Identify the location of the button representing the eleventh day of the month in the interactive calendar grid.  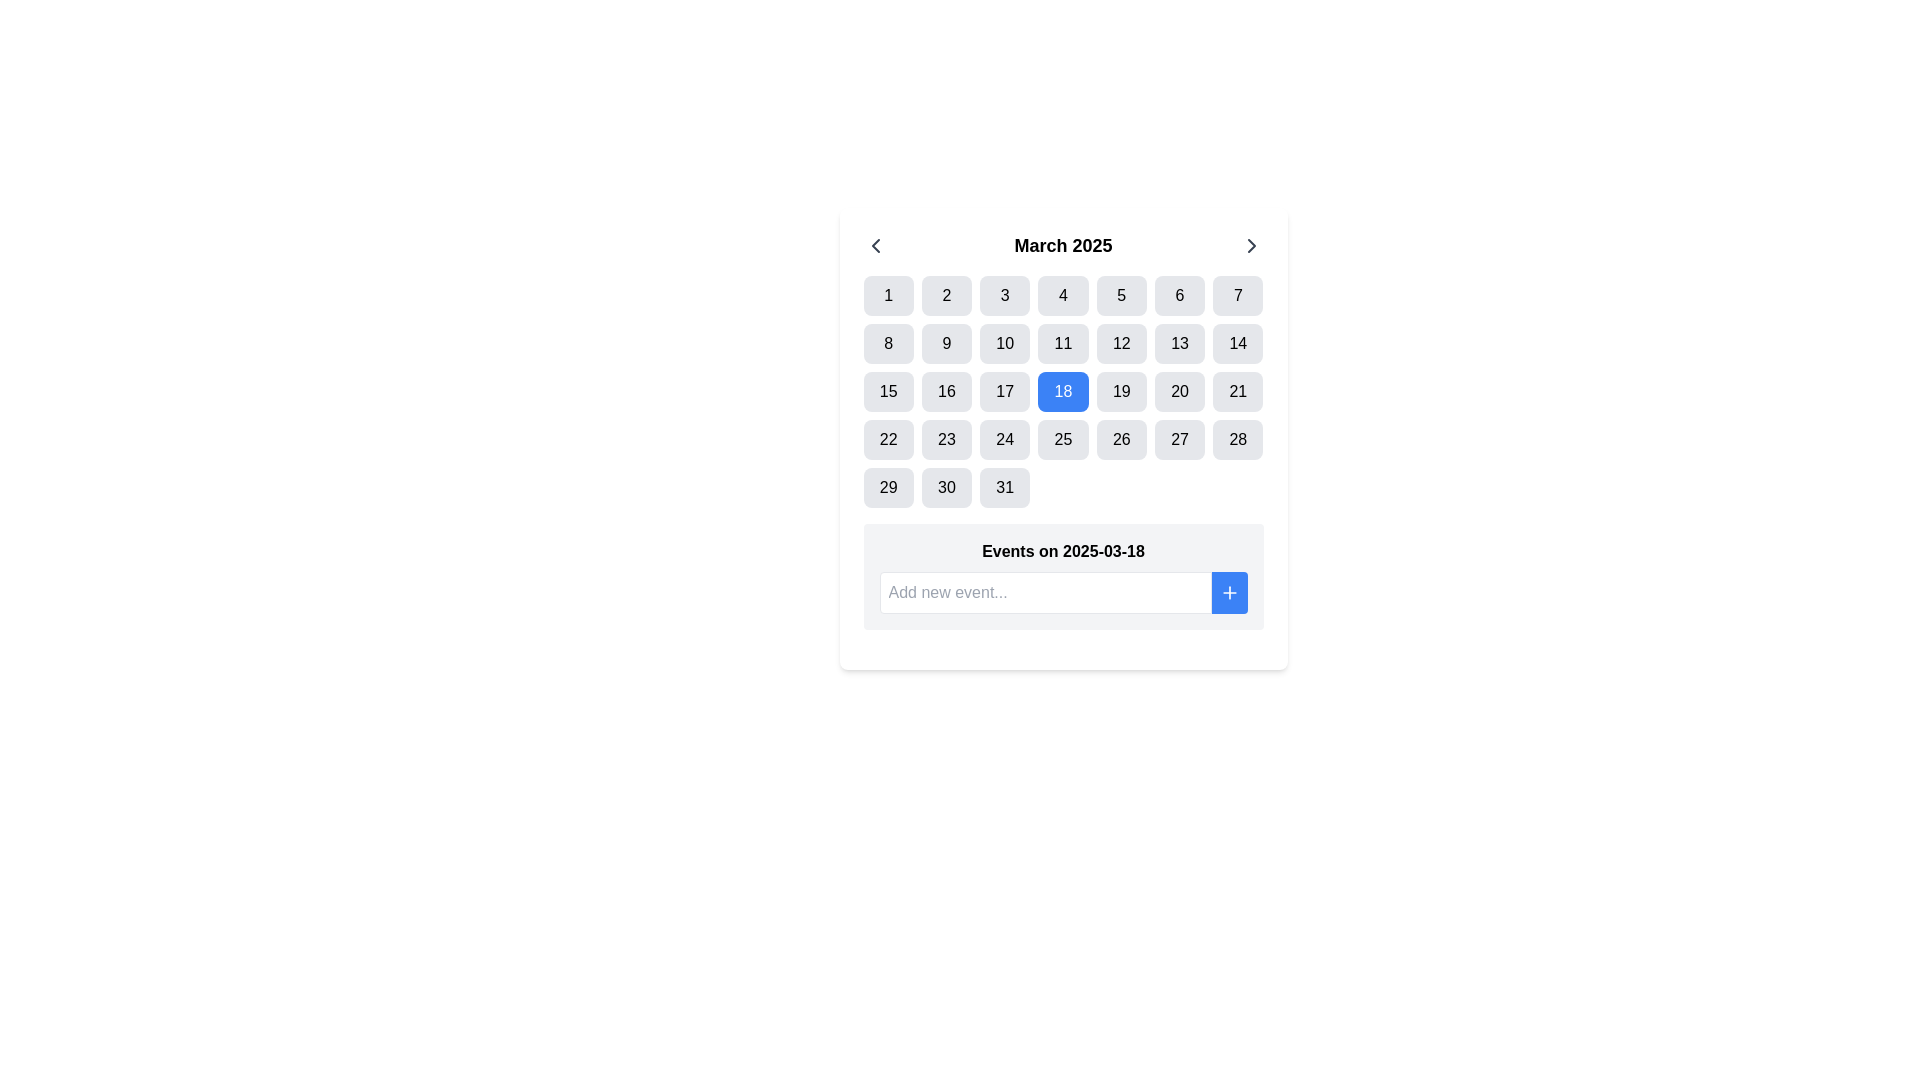
(1062, 342).